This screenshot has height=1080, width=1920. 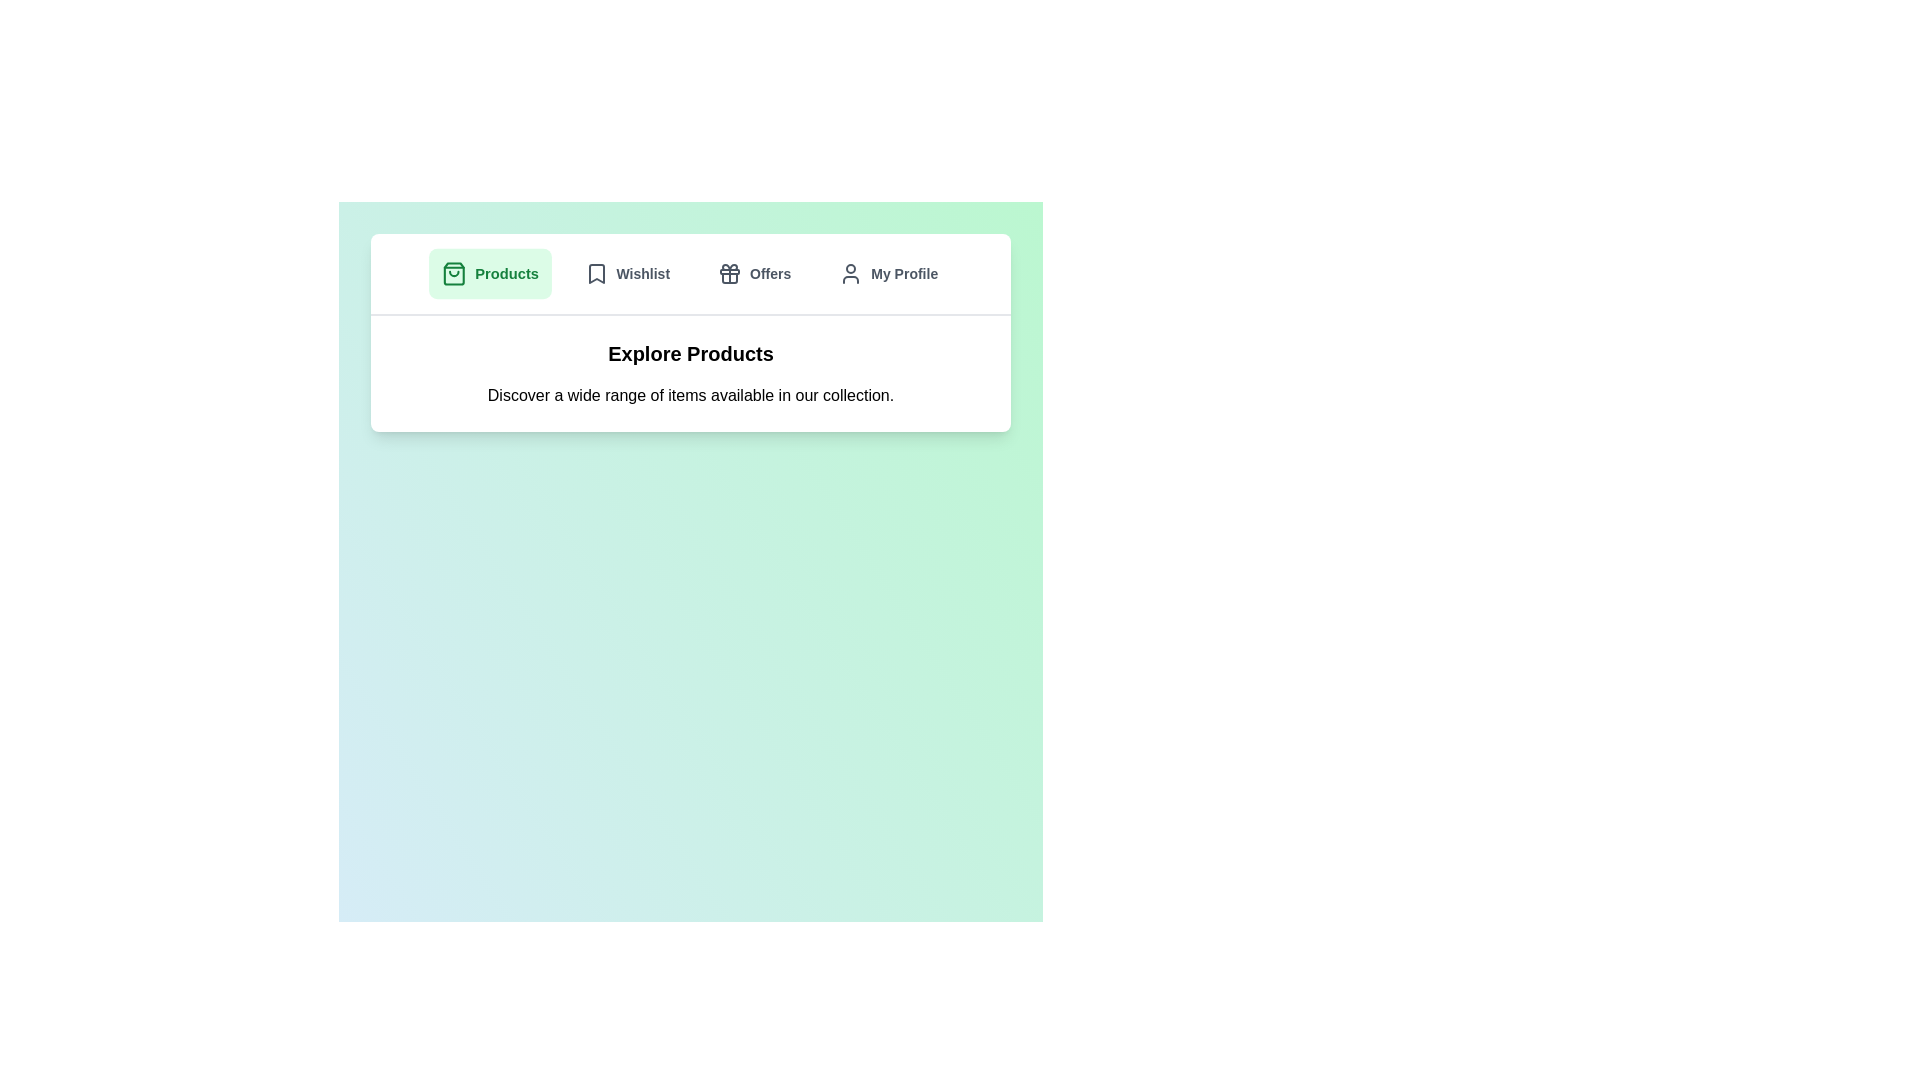 I want to click on the 'Products' icon located in the navigation bar, which visually represents the 'Products' section and is positioned to the left of the text label 'Products', so click(x=453, y=273).